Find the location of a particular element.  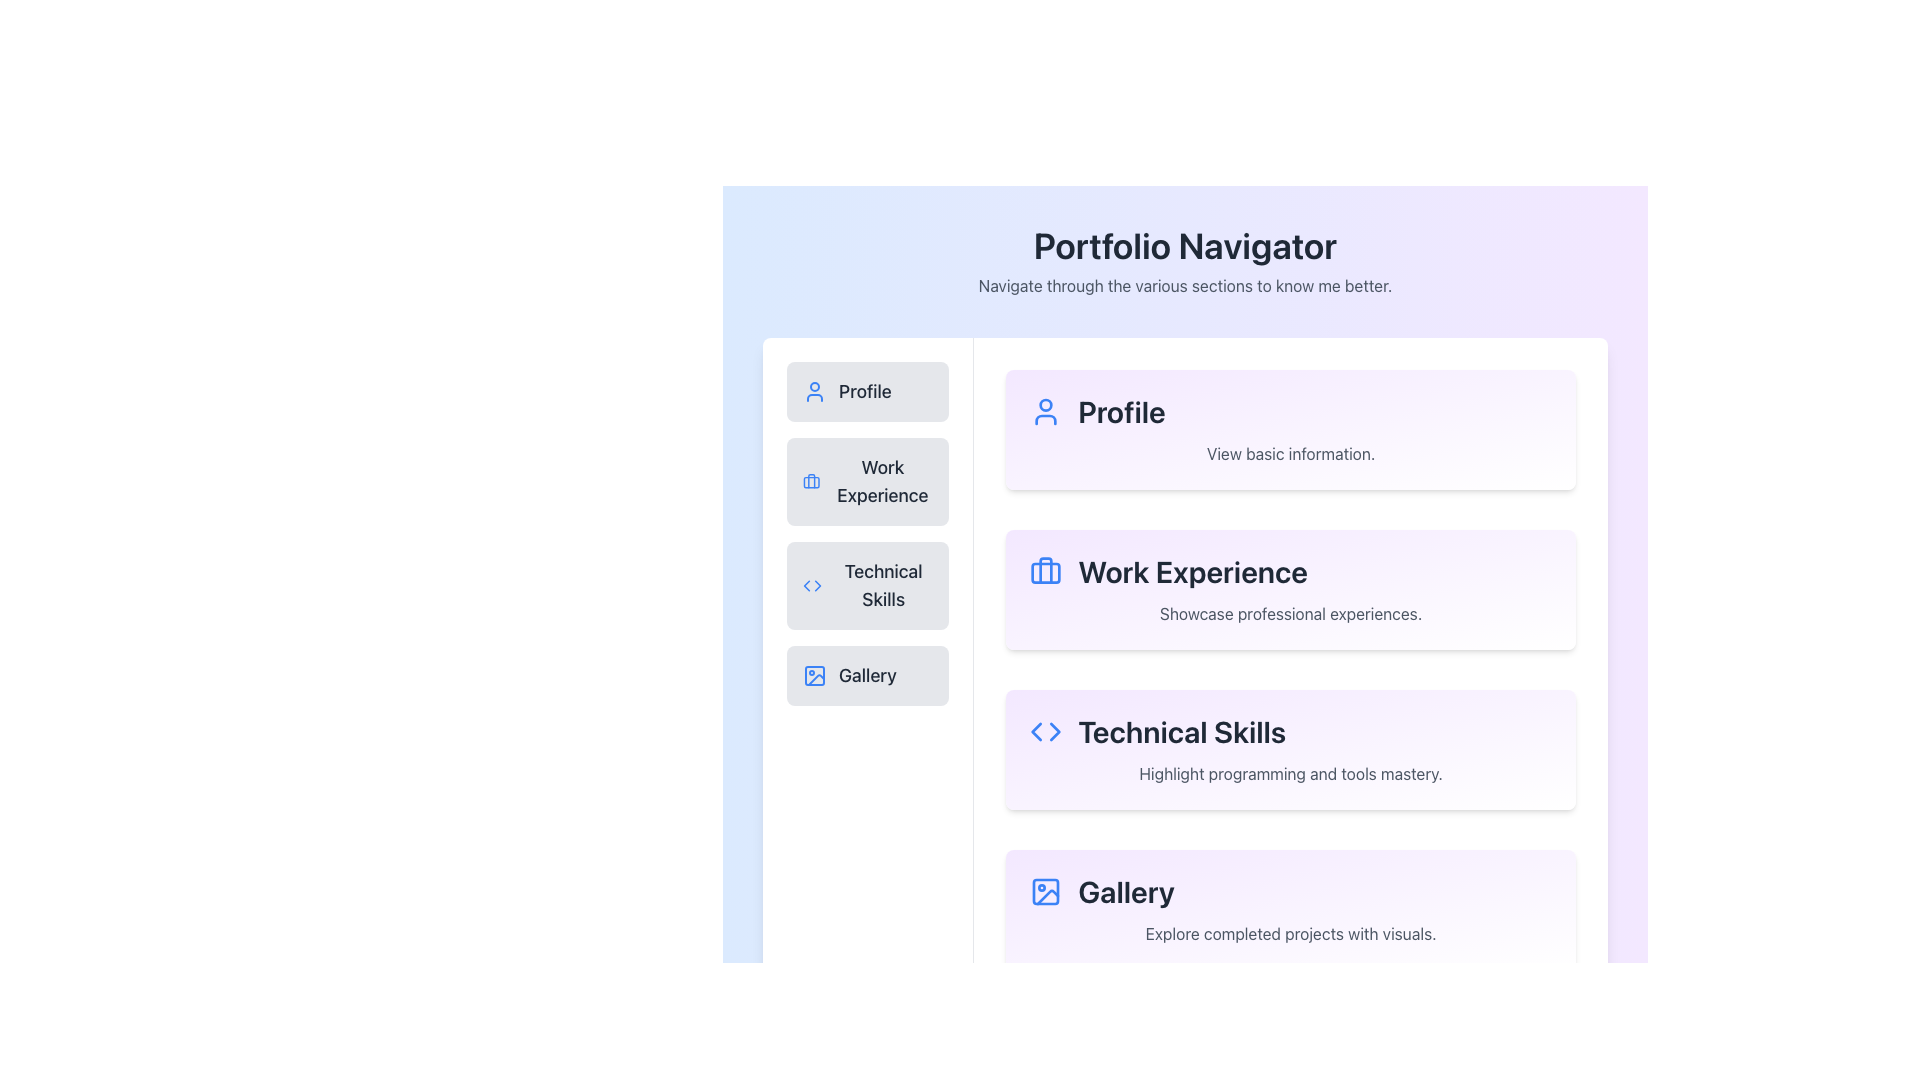

the Graphical Icon Component representing a folder or storage under the 'Work Experience' navigation item in the left-side navigation bar is located at coordinates (811, 482).